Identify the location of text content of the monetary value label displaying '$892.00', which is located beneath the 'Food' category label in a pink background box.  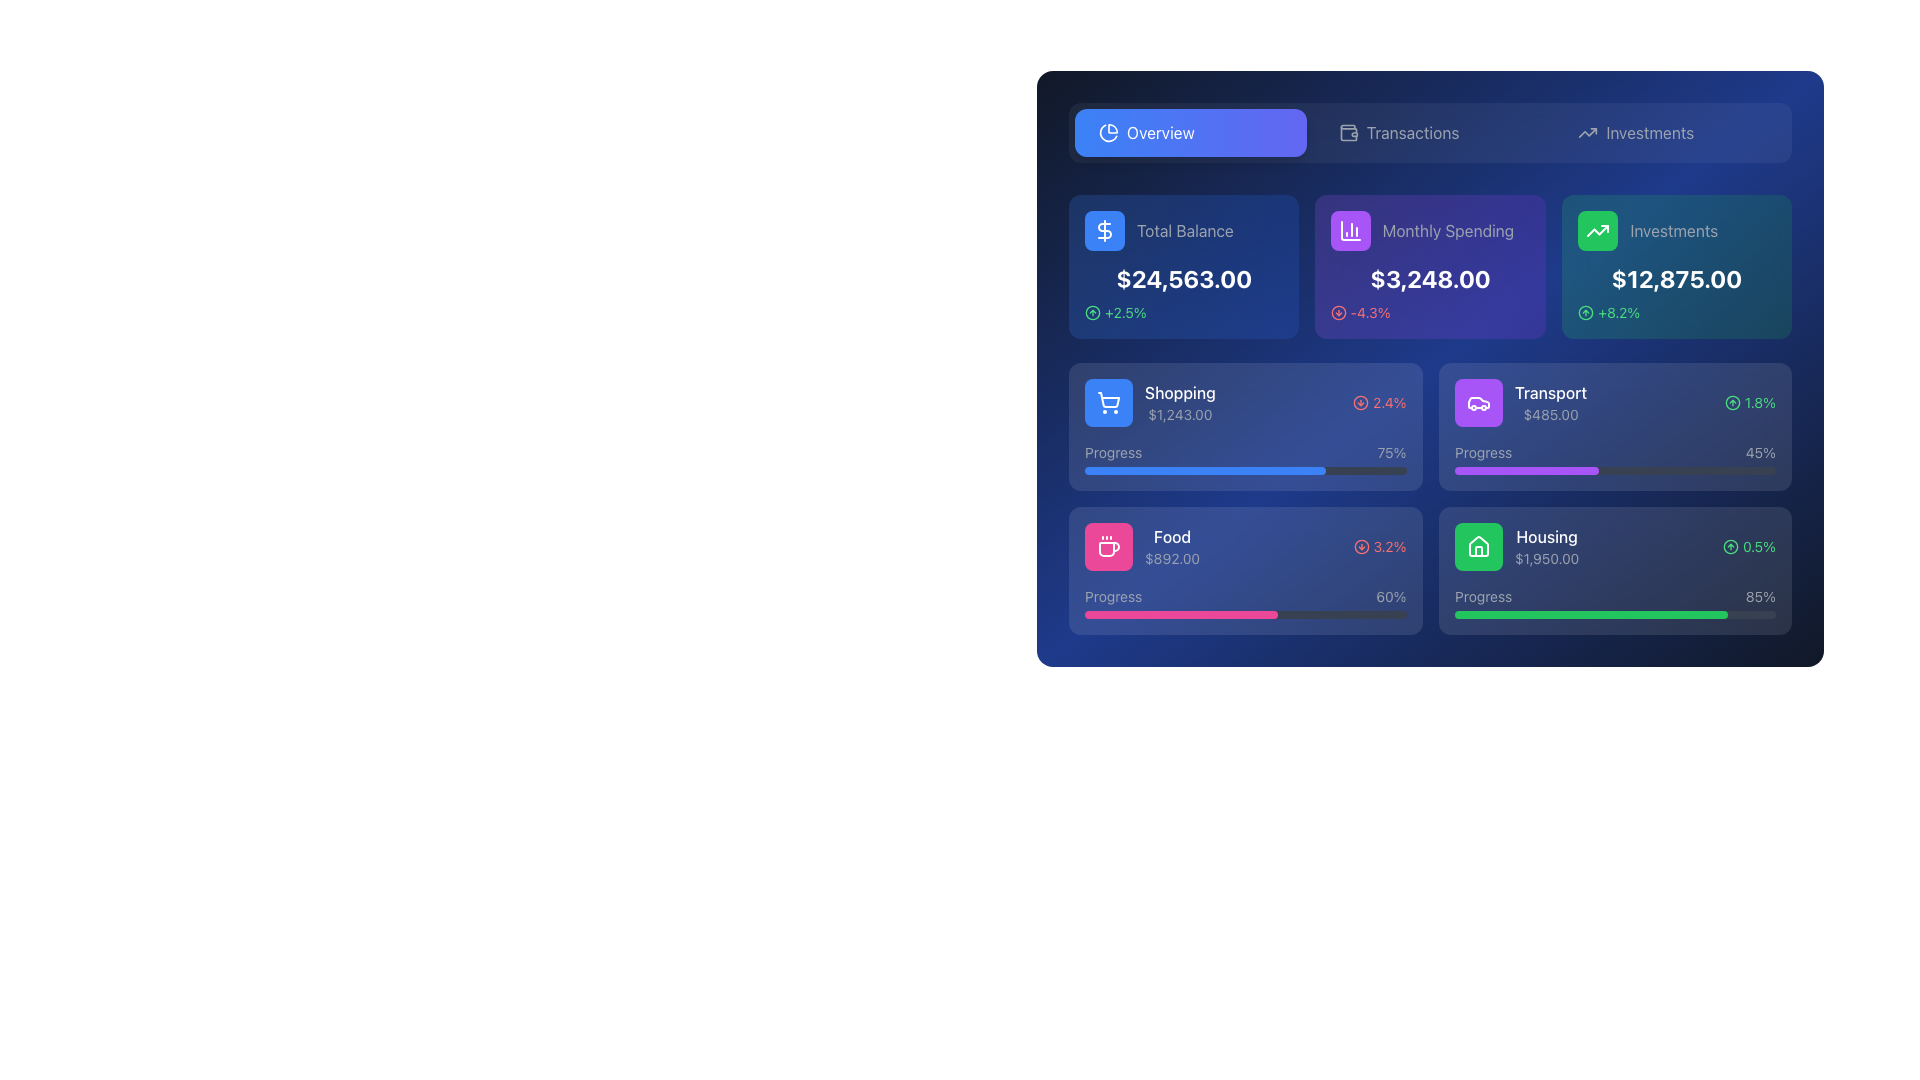
(1172, 559).